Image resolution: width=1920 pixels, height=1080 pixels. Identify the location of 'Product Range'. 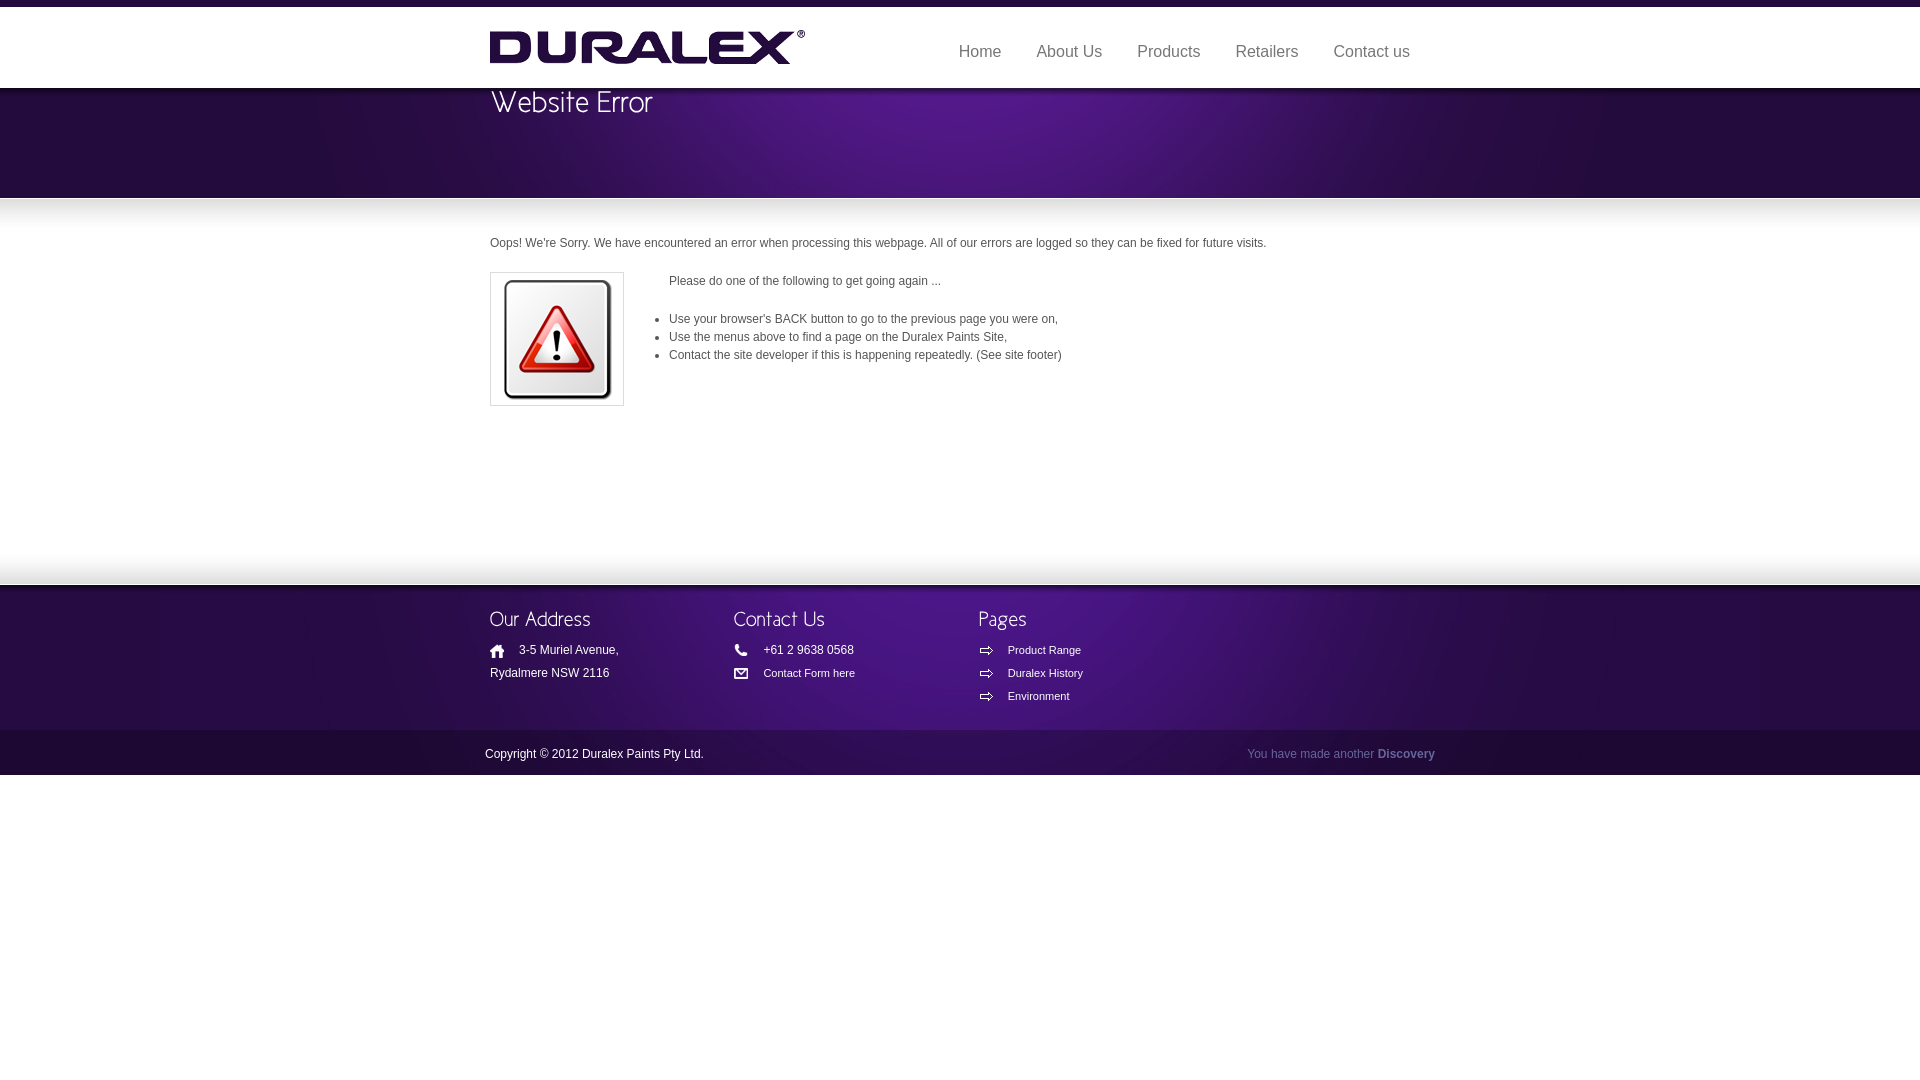
(1061, 650).